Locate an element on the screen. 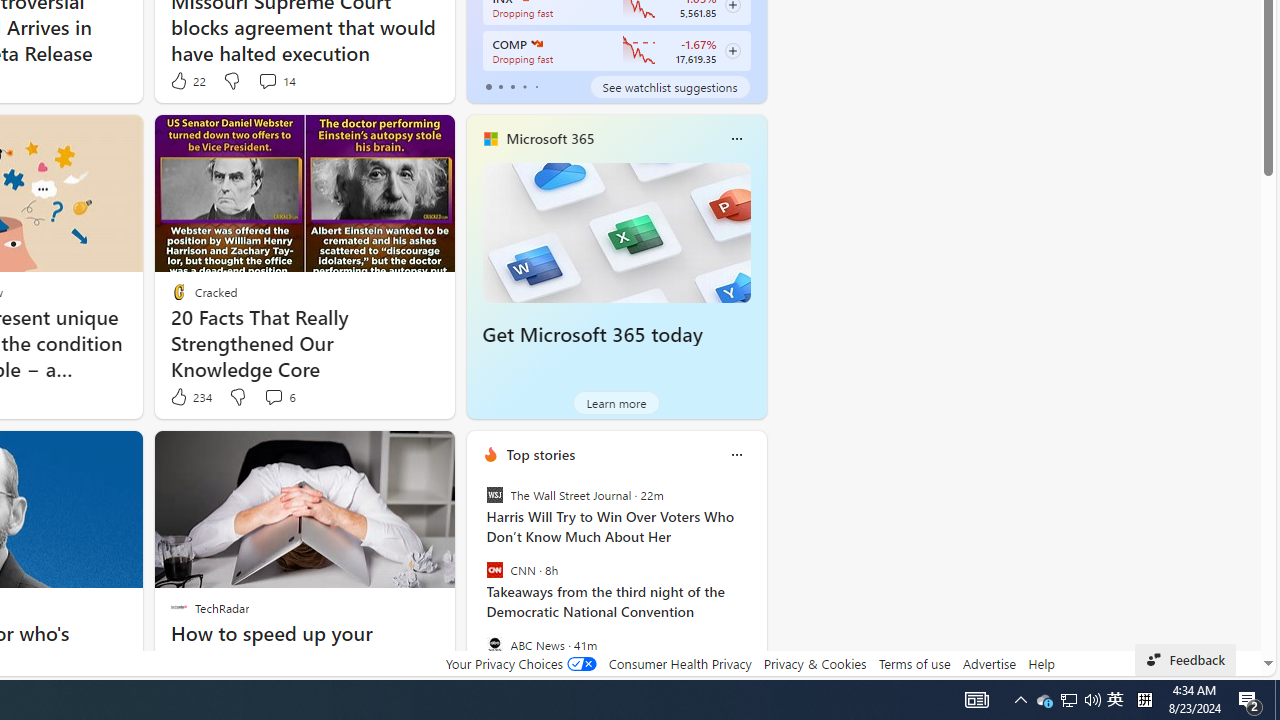  'tab-4' is located at coordinates (536, 86).